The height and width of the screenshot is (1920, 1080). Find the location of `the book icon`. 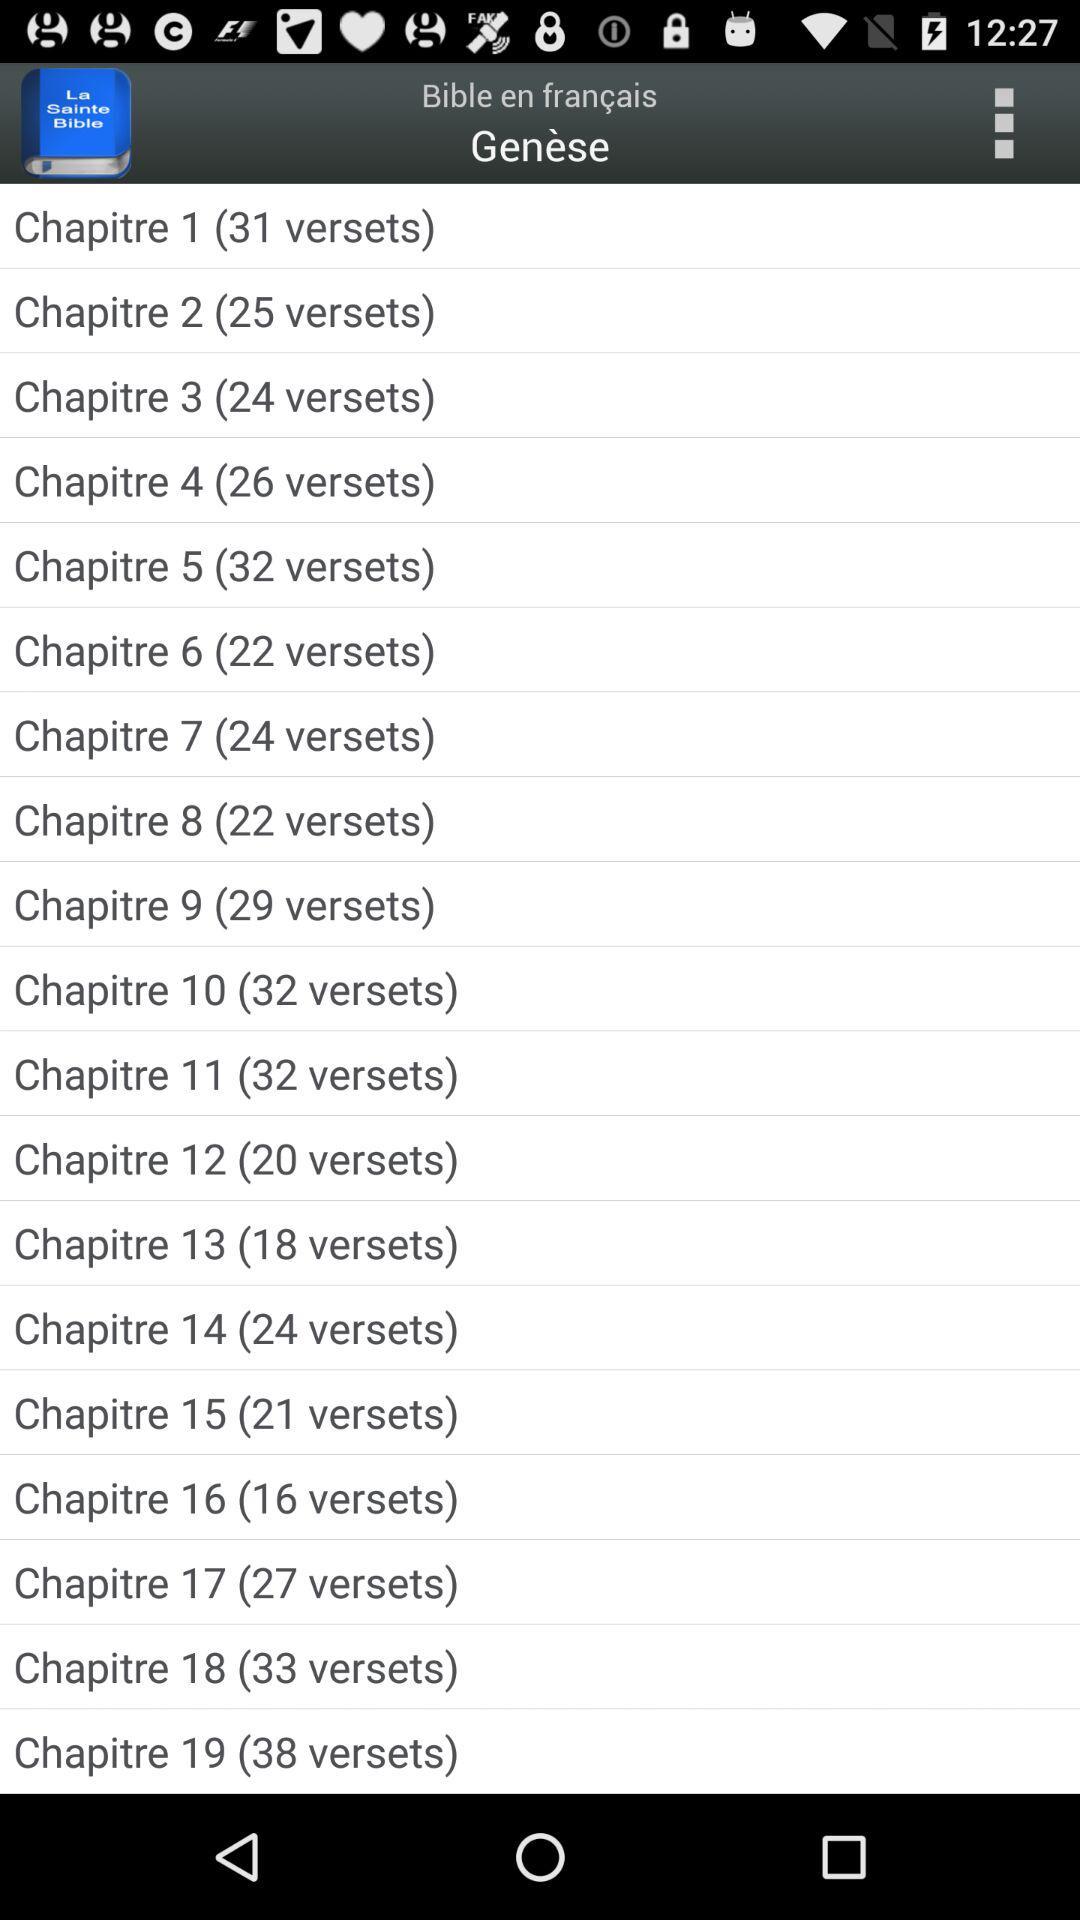

the book icon is located at coordinates (75, 131).